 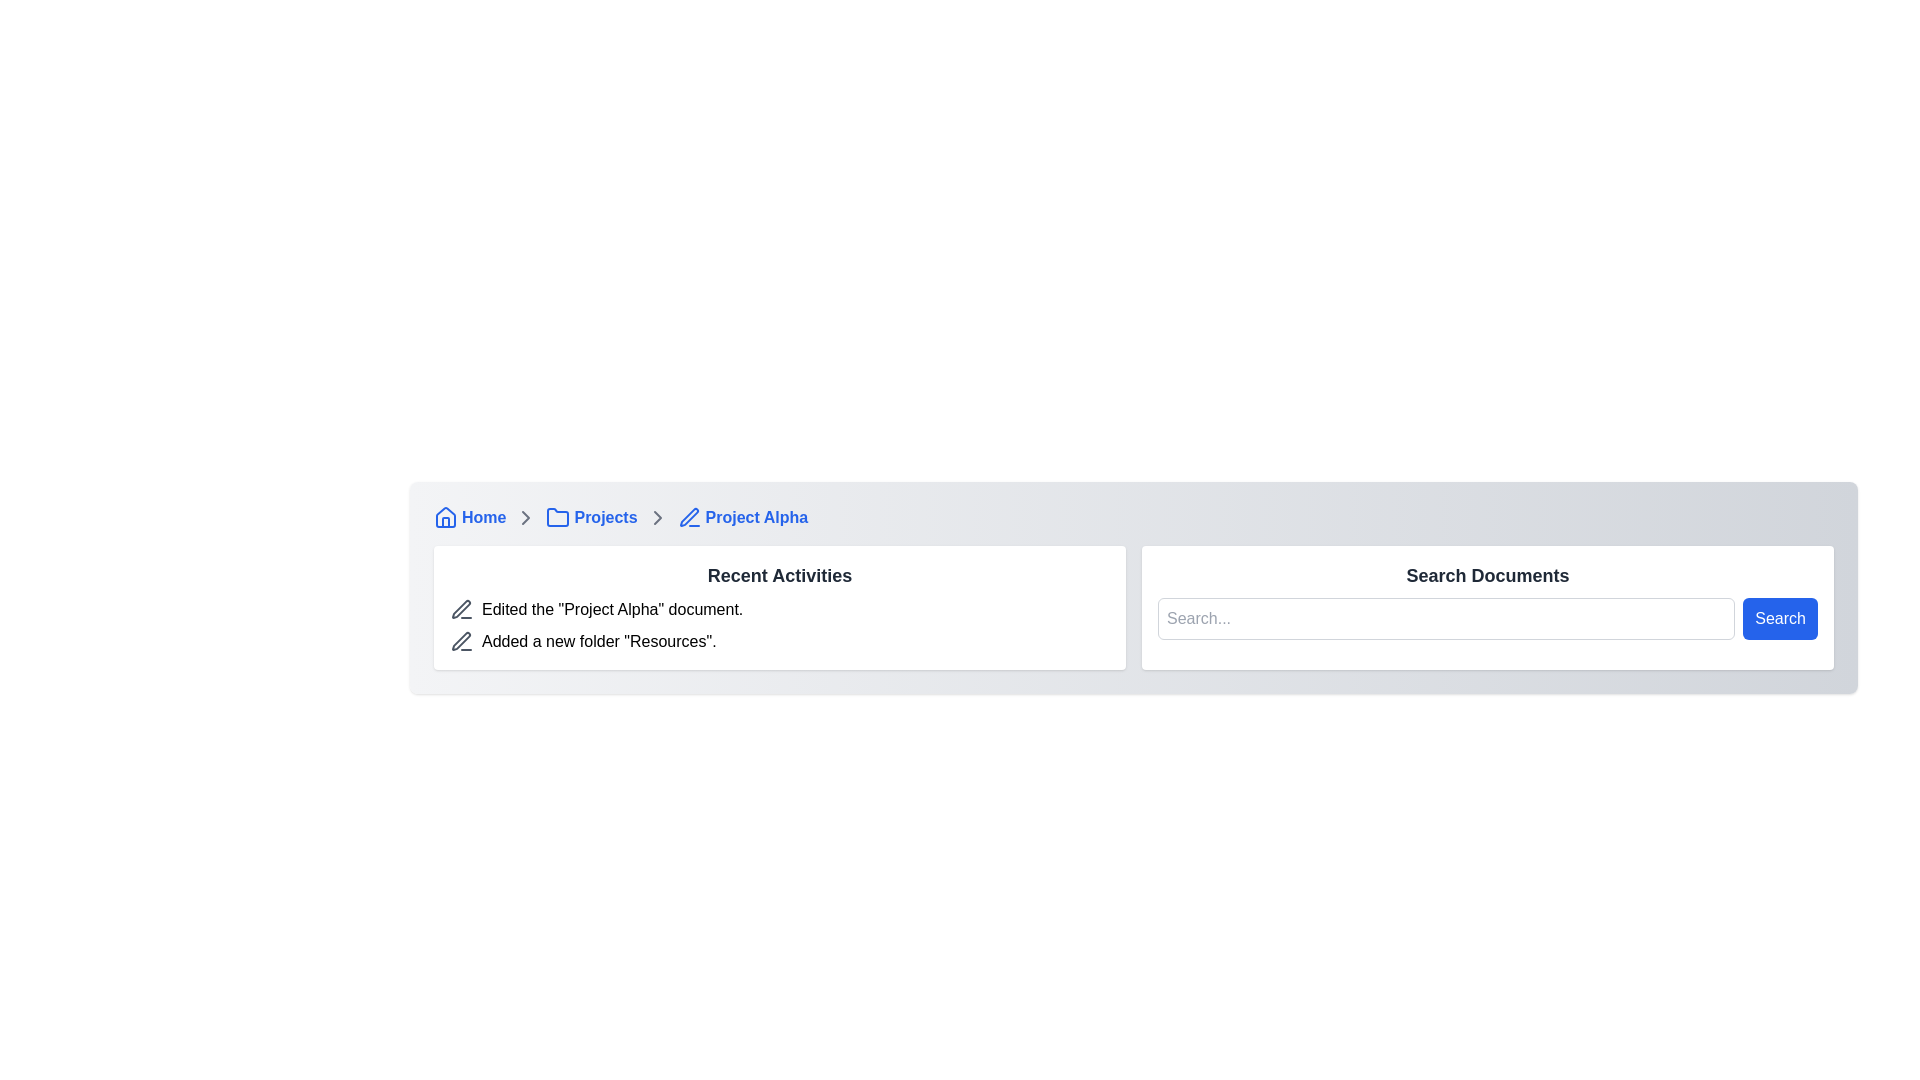 What do you see at coordinates (590, 516) in the screenshot?
I see `the 'Projects' anchor link in the breadcrumb navigation bar, which is the second item between 'Home' and 'Project Alpha'` at bounding box center [590, 516].